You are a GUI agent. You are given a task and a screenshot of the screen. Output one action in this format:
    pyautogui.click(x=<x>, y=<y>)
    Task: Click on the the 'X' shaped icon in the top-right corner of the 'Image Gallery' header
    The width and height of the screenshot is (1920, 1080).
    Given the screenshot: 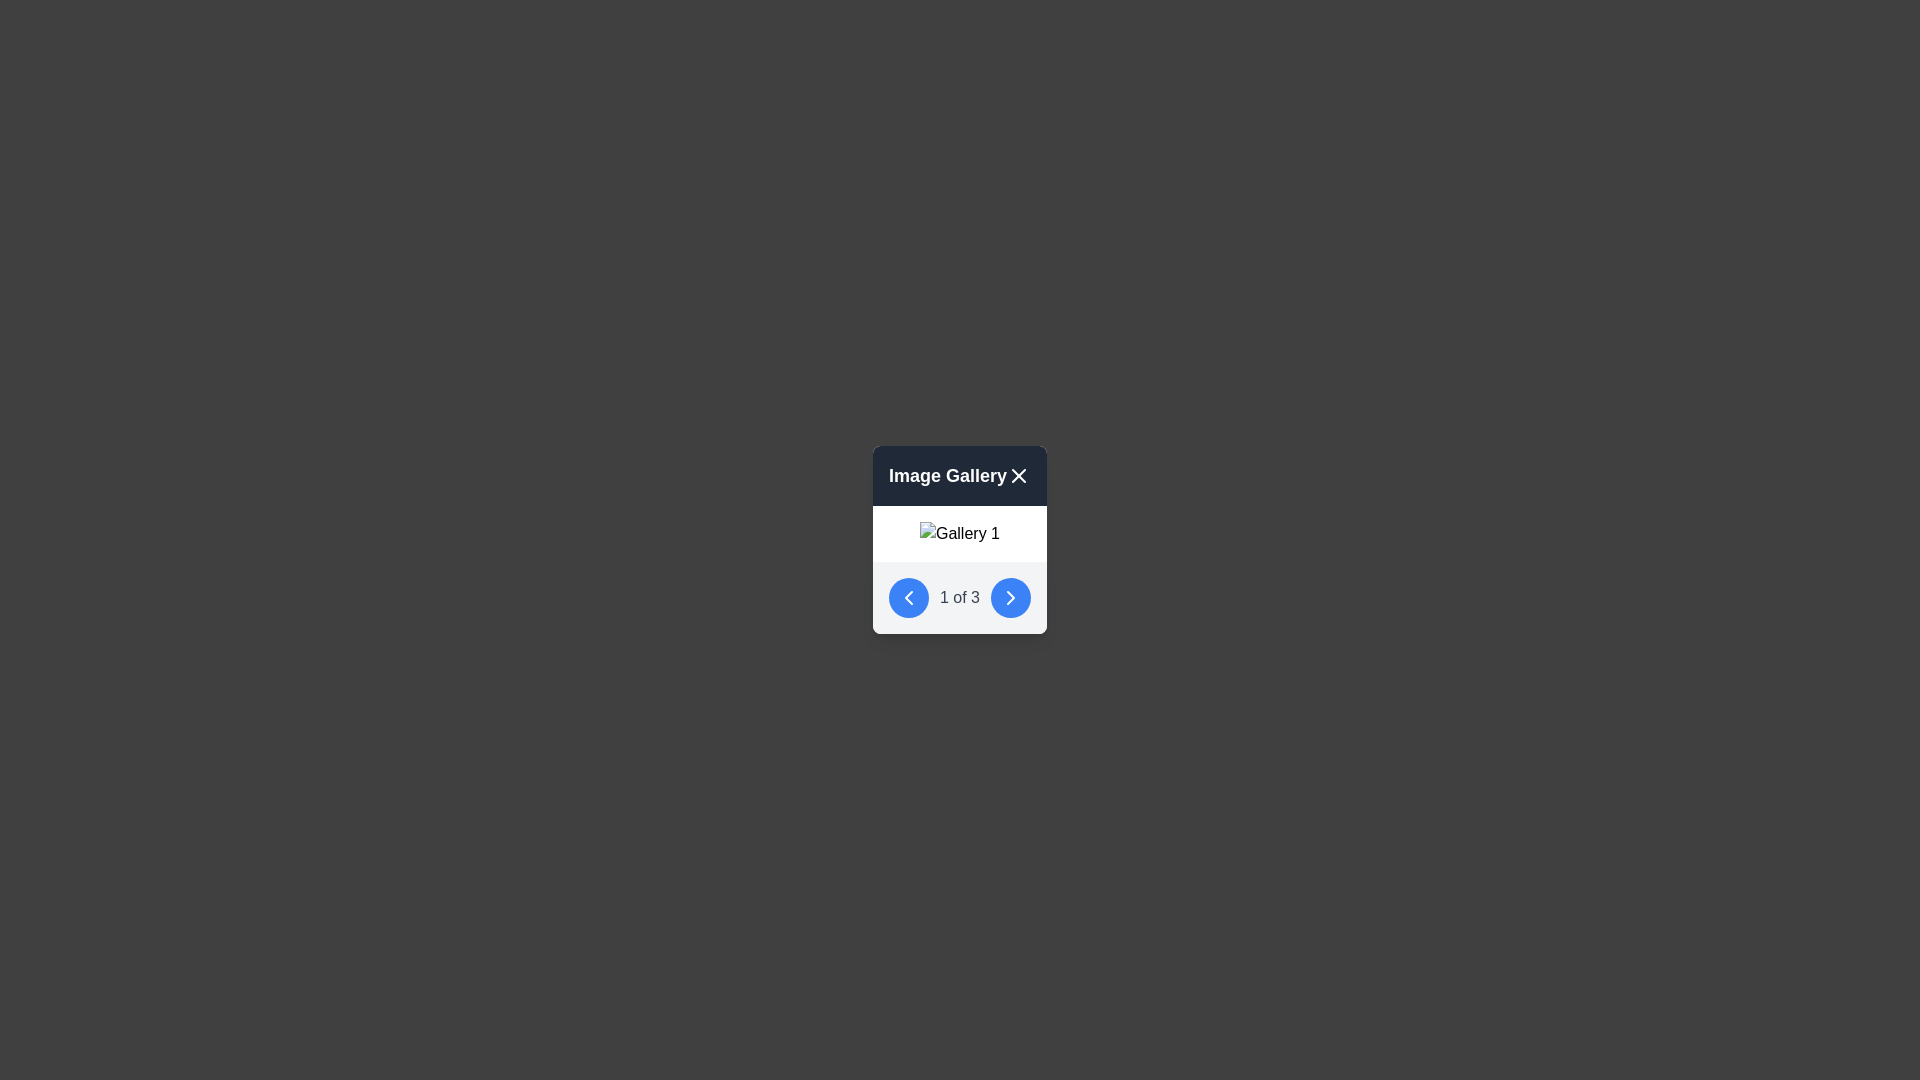 What is the action you would take?
    pyautogui.click(x=1018, y=475)
    